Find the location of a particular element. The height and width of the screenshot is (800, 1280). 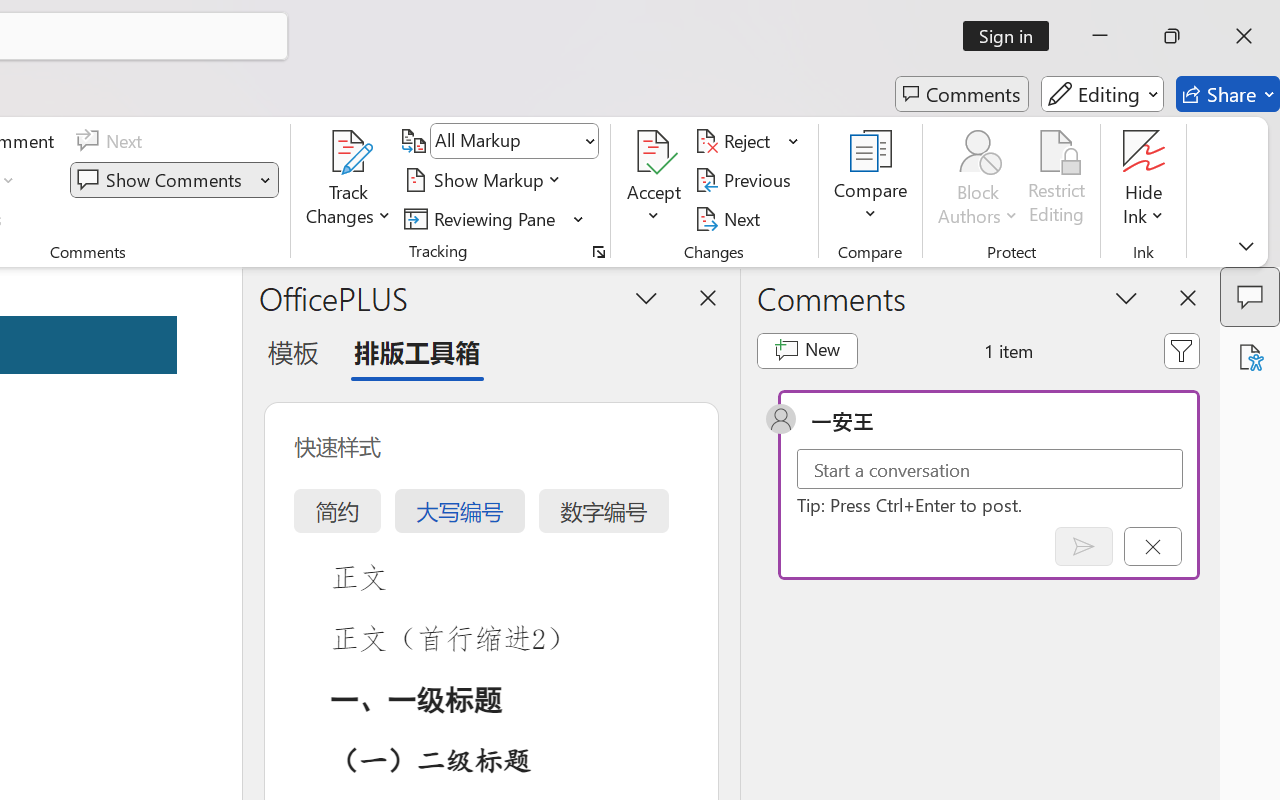

'Sign in' is located at coordinates (1013, 35).